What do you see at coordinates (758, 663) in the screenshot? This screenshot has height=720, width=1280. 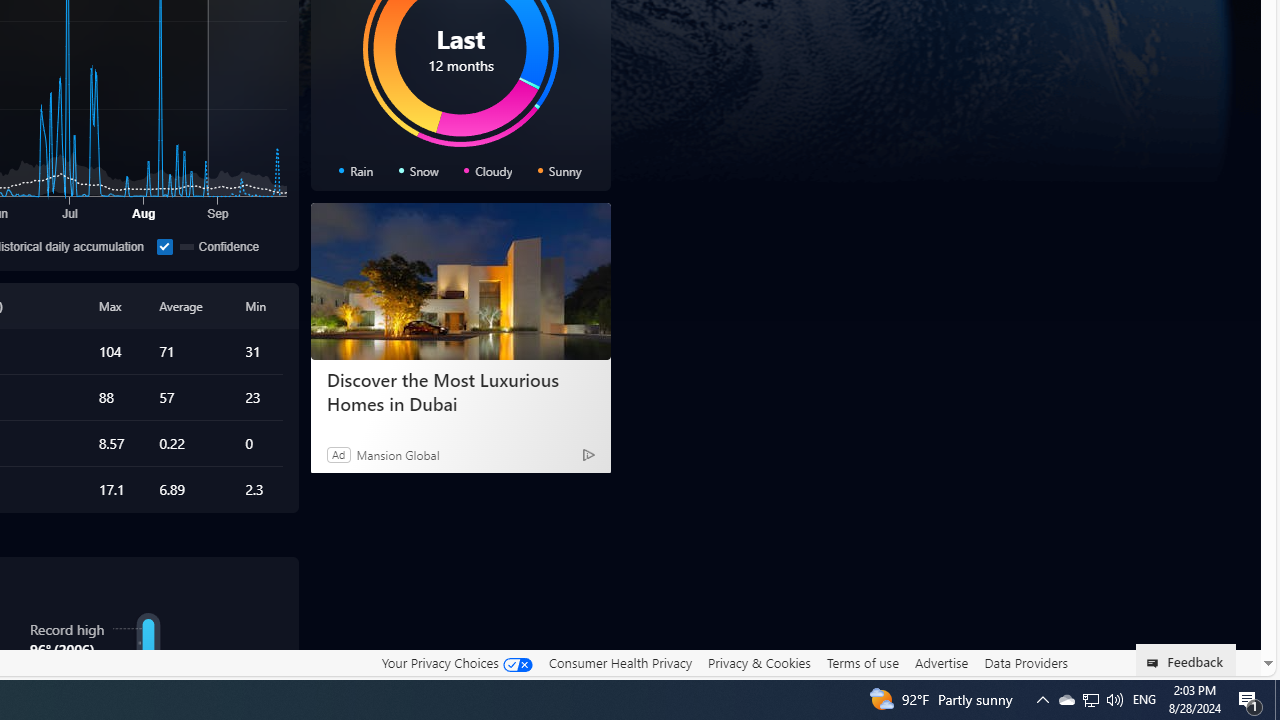 I see `'Privacy & Cookies'` at bounding box center [758, 663].